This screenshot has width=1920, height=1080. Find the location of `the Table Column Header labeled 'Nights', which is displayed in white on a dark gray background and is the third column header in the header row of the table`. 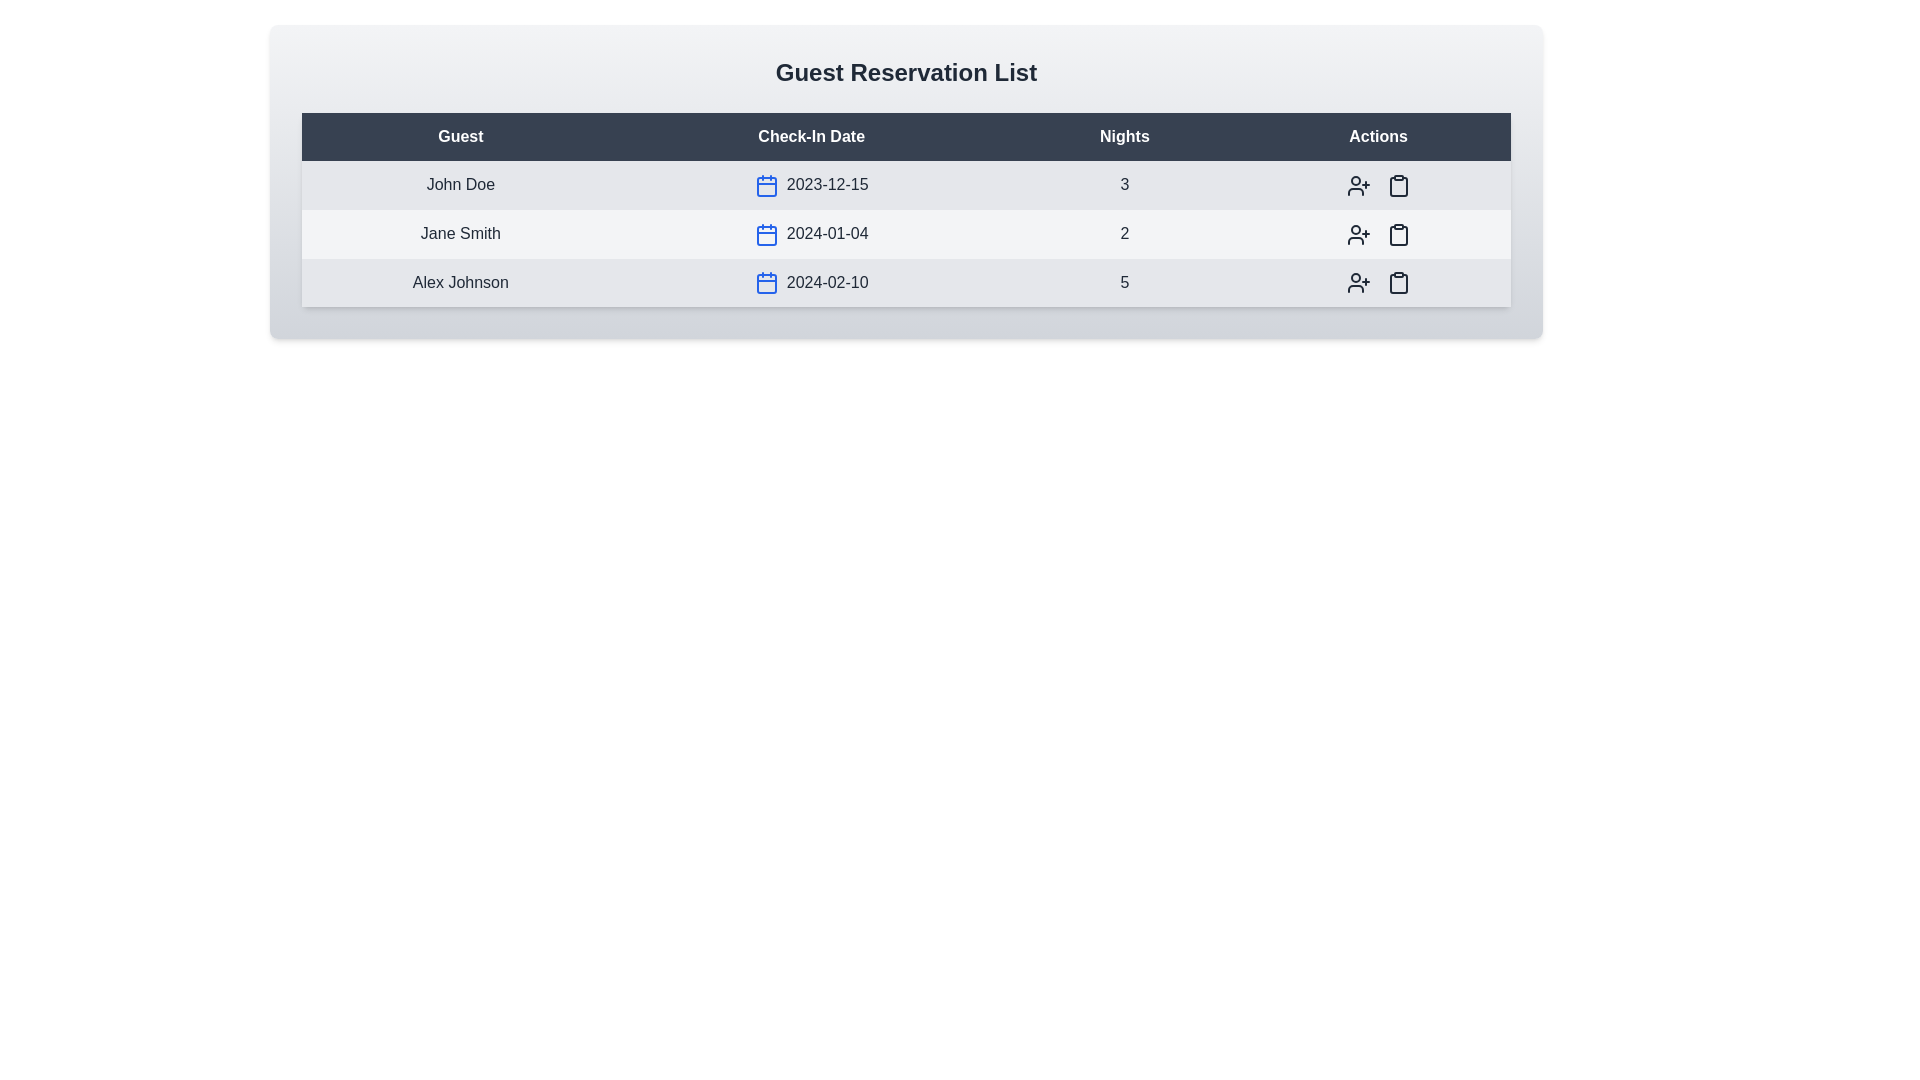

the Table Column Header labeled 'Nights', which is displayed in white on a dark gray background and is the third column header in the header row of the table is located at coordinates (1124, 136).